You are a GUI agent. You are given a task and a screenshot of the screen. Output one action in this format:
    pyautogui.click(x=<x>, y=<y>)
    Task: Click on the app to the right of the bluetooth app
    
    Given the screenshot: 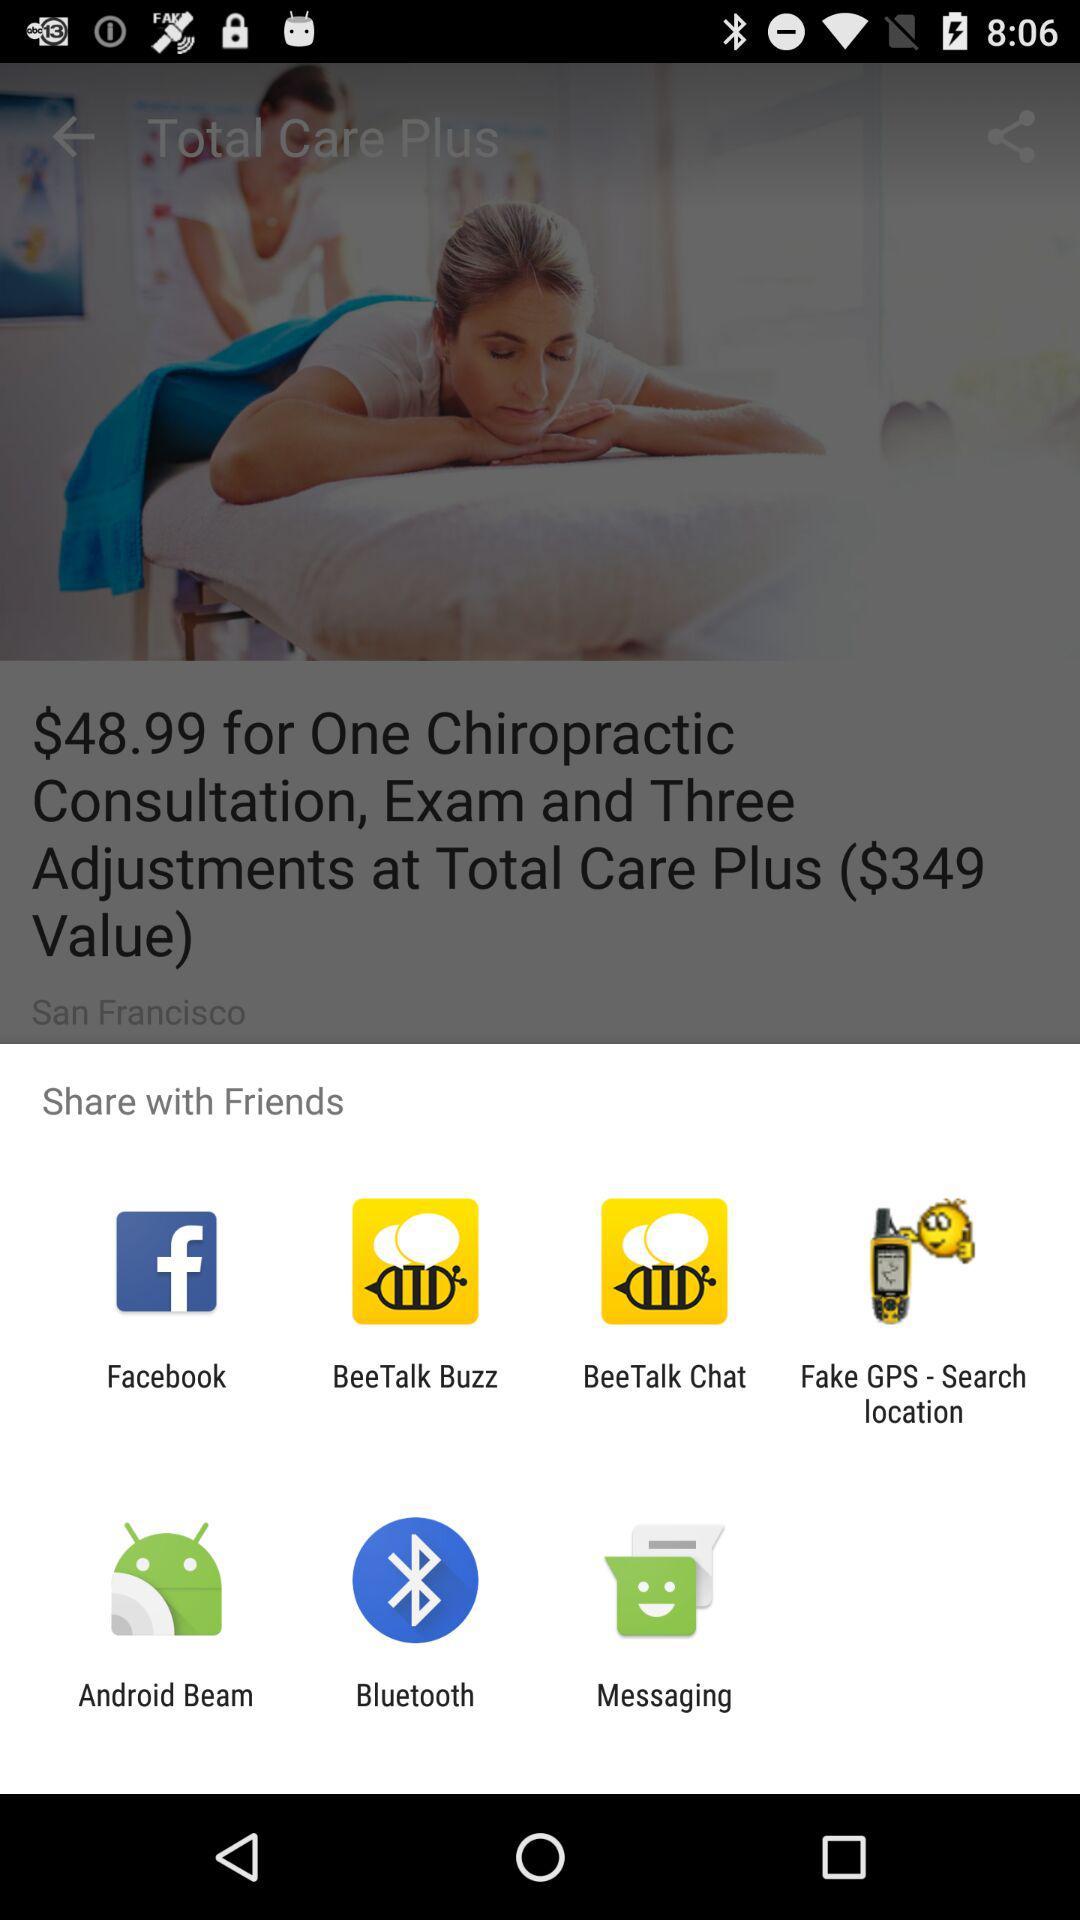 What is the action you would take?
    pyautogui.click(x=664, y=1711)
    